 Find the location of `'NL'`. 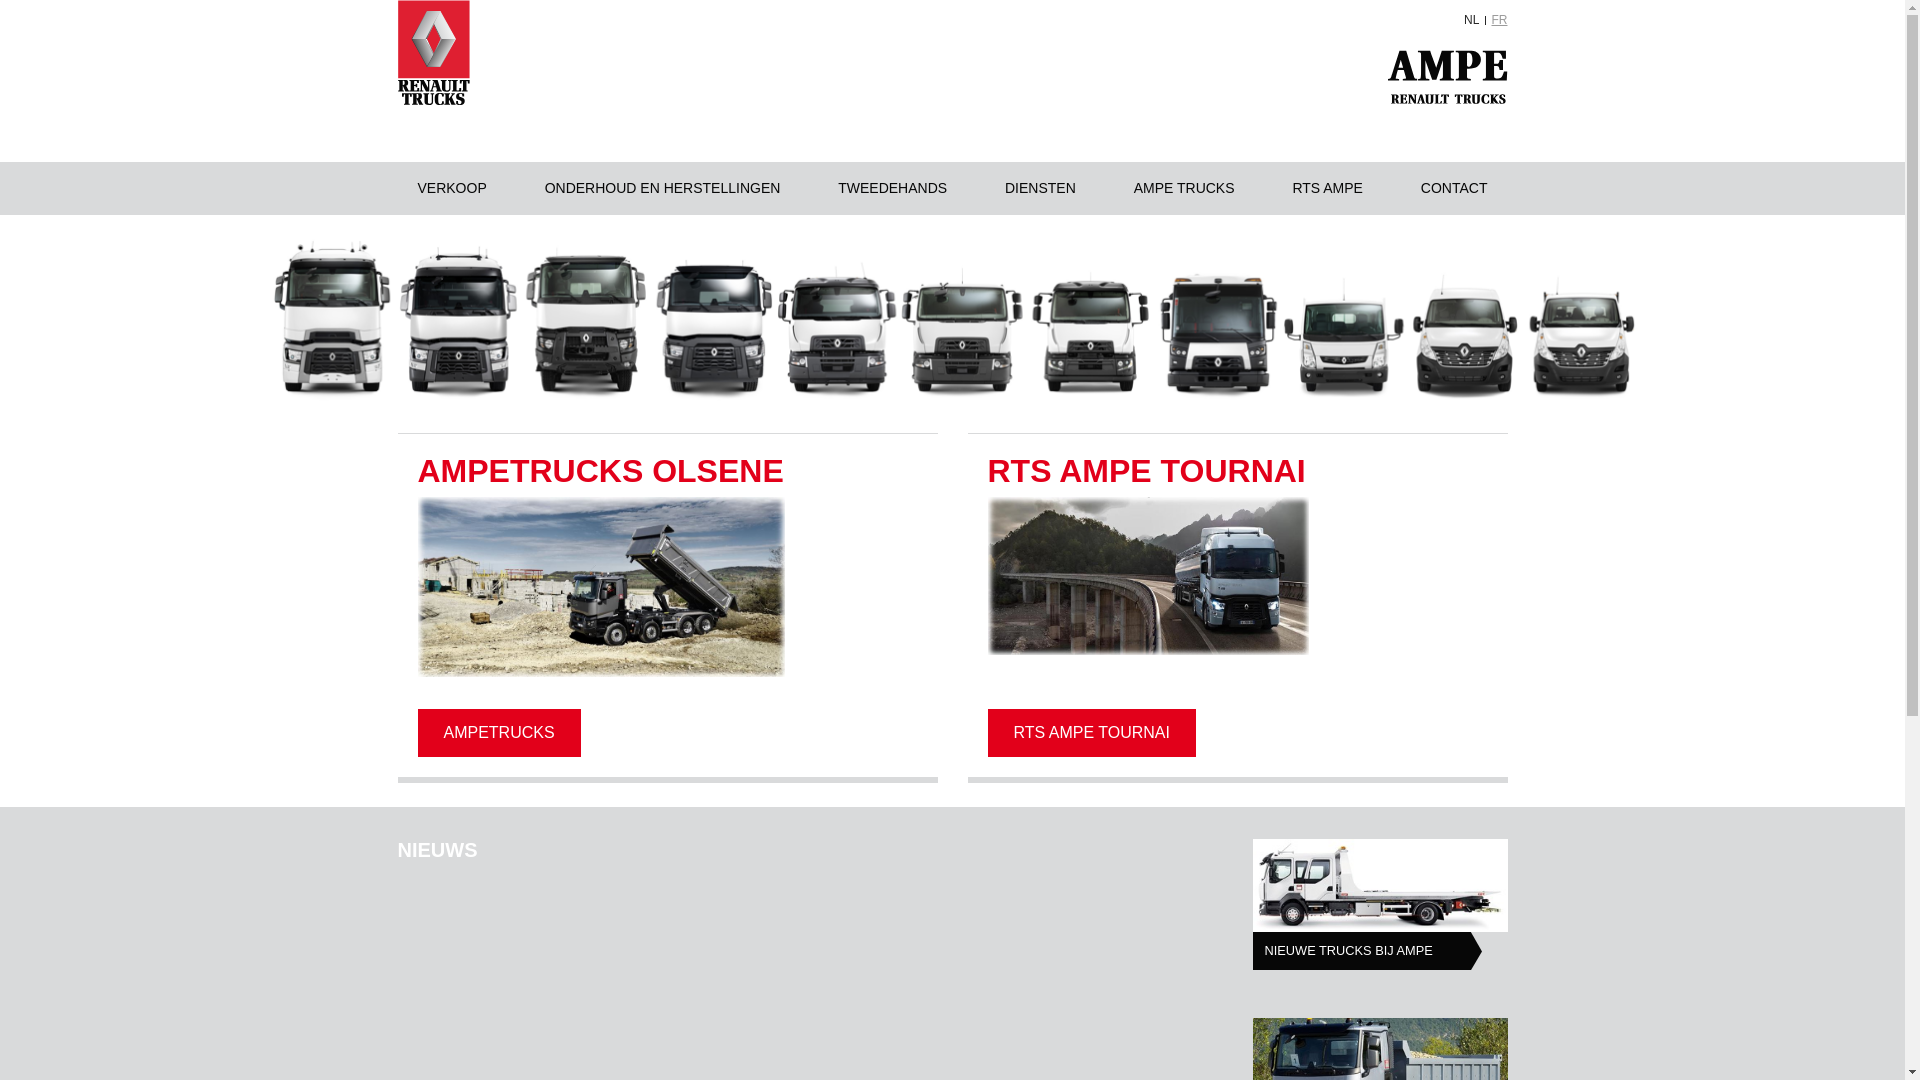

'NL' is located at coordinates (1464, 19).